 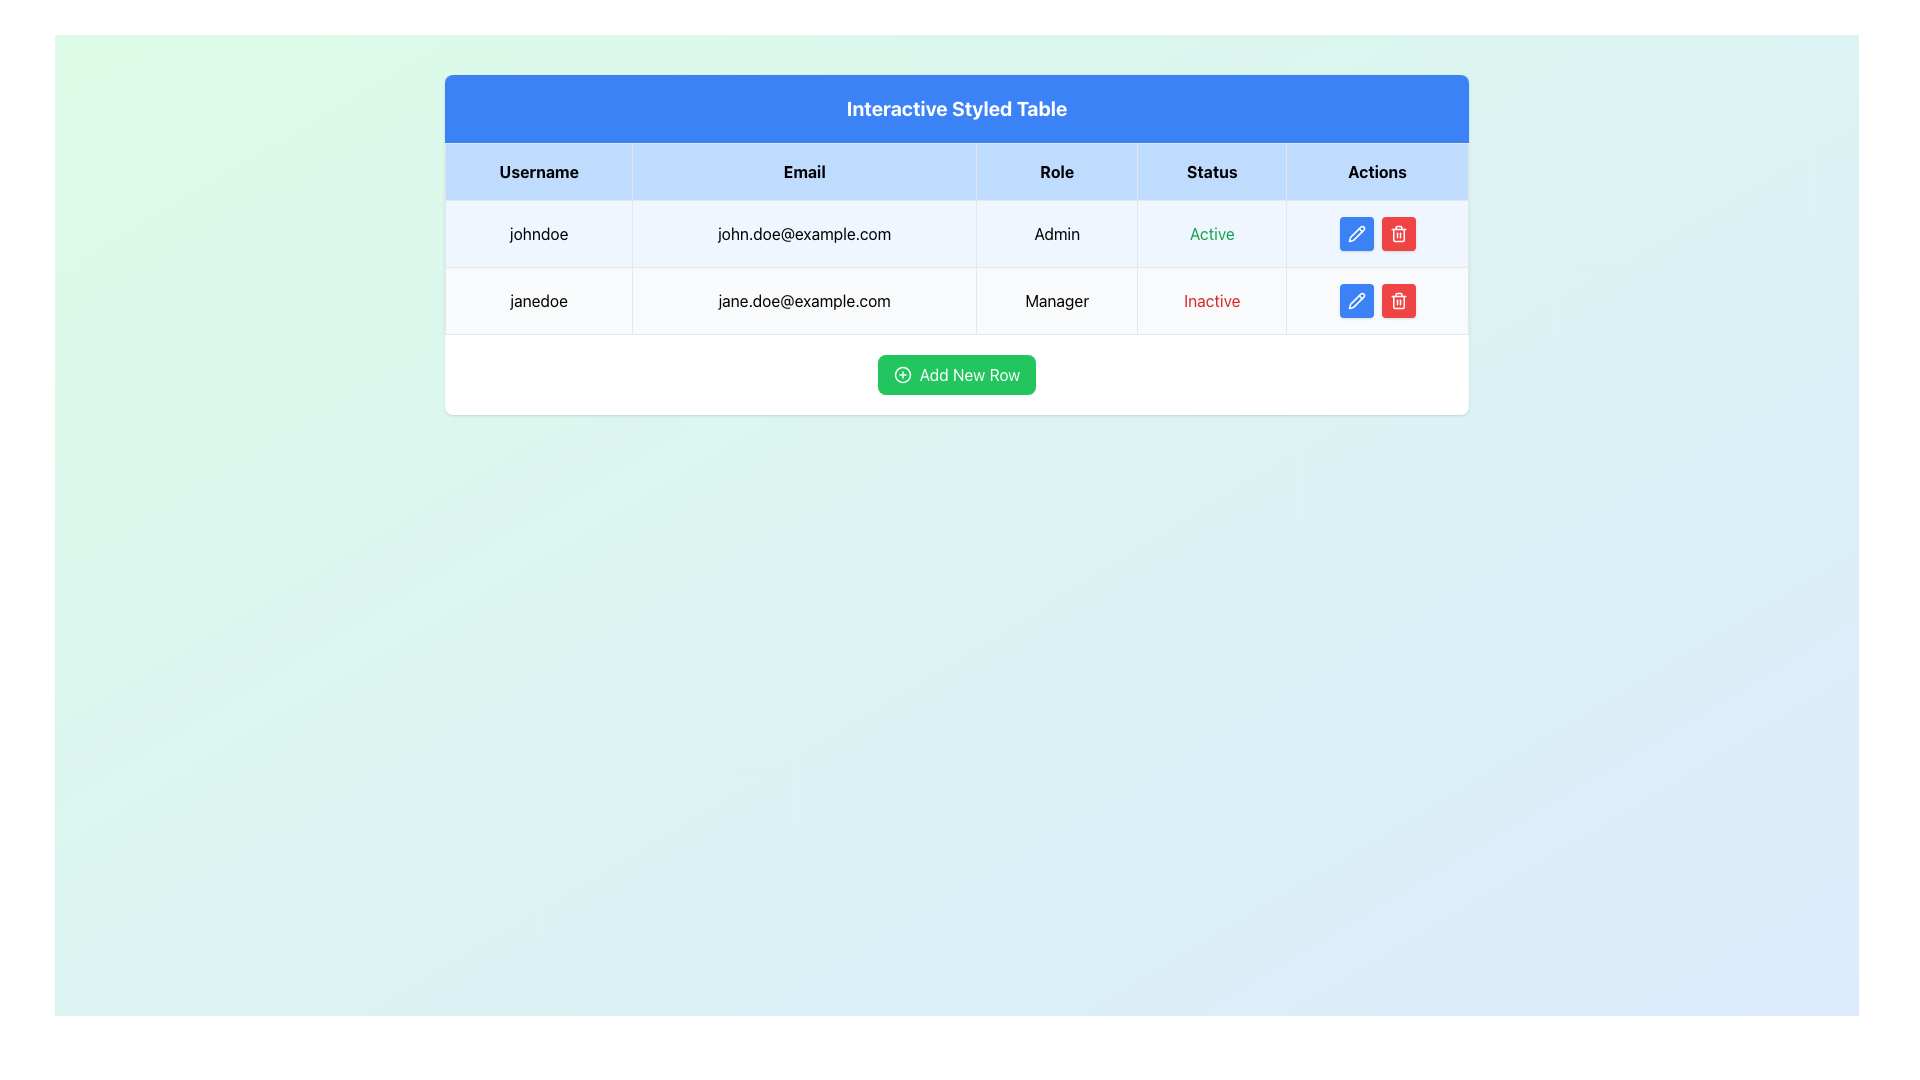 I want to click on the green button labeled 'Add New Row' with a plus icon, so click(x=955, y=374).